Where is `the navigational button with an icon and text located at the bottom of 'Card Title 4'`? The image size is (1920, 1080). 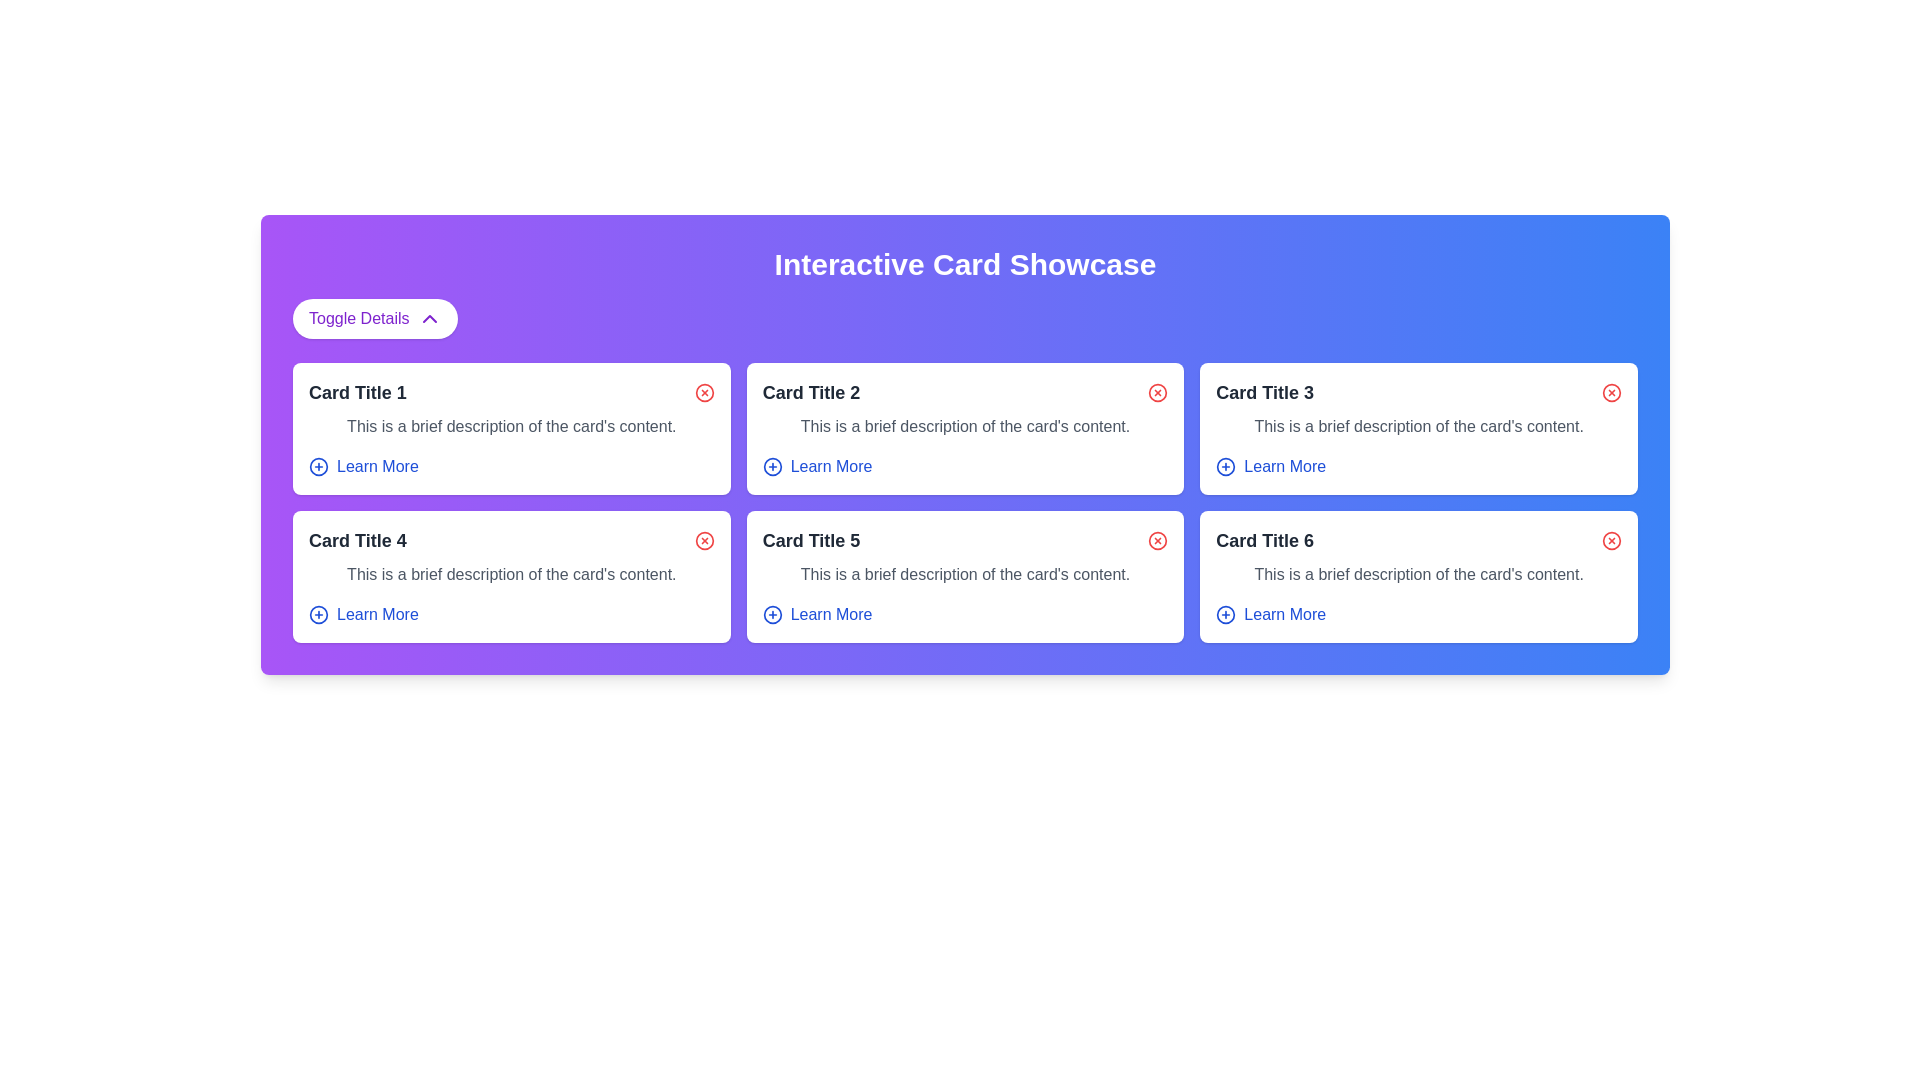
the navigational button with an icon and text located at the bottom of 'Card Title 4' is located at coordinates (363, 613).